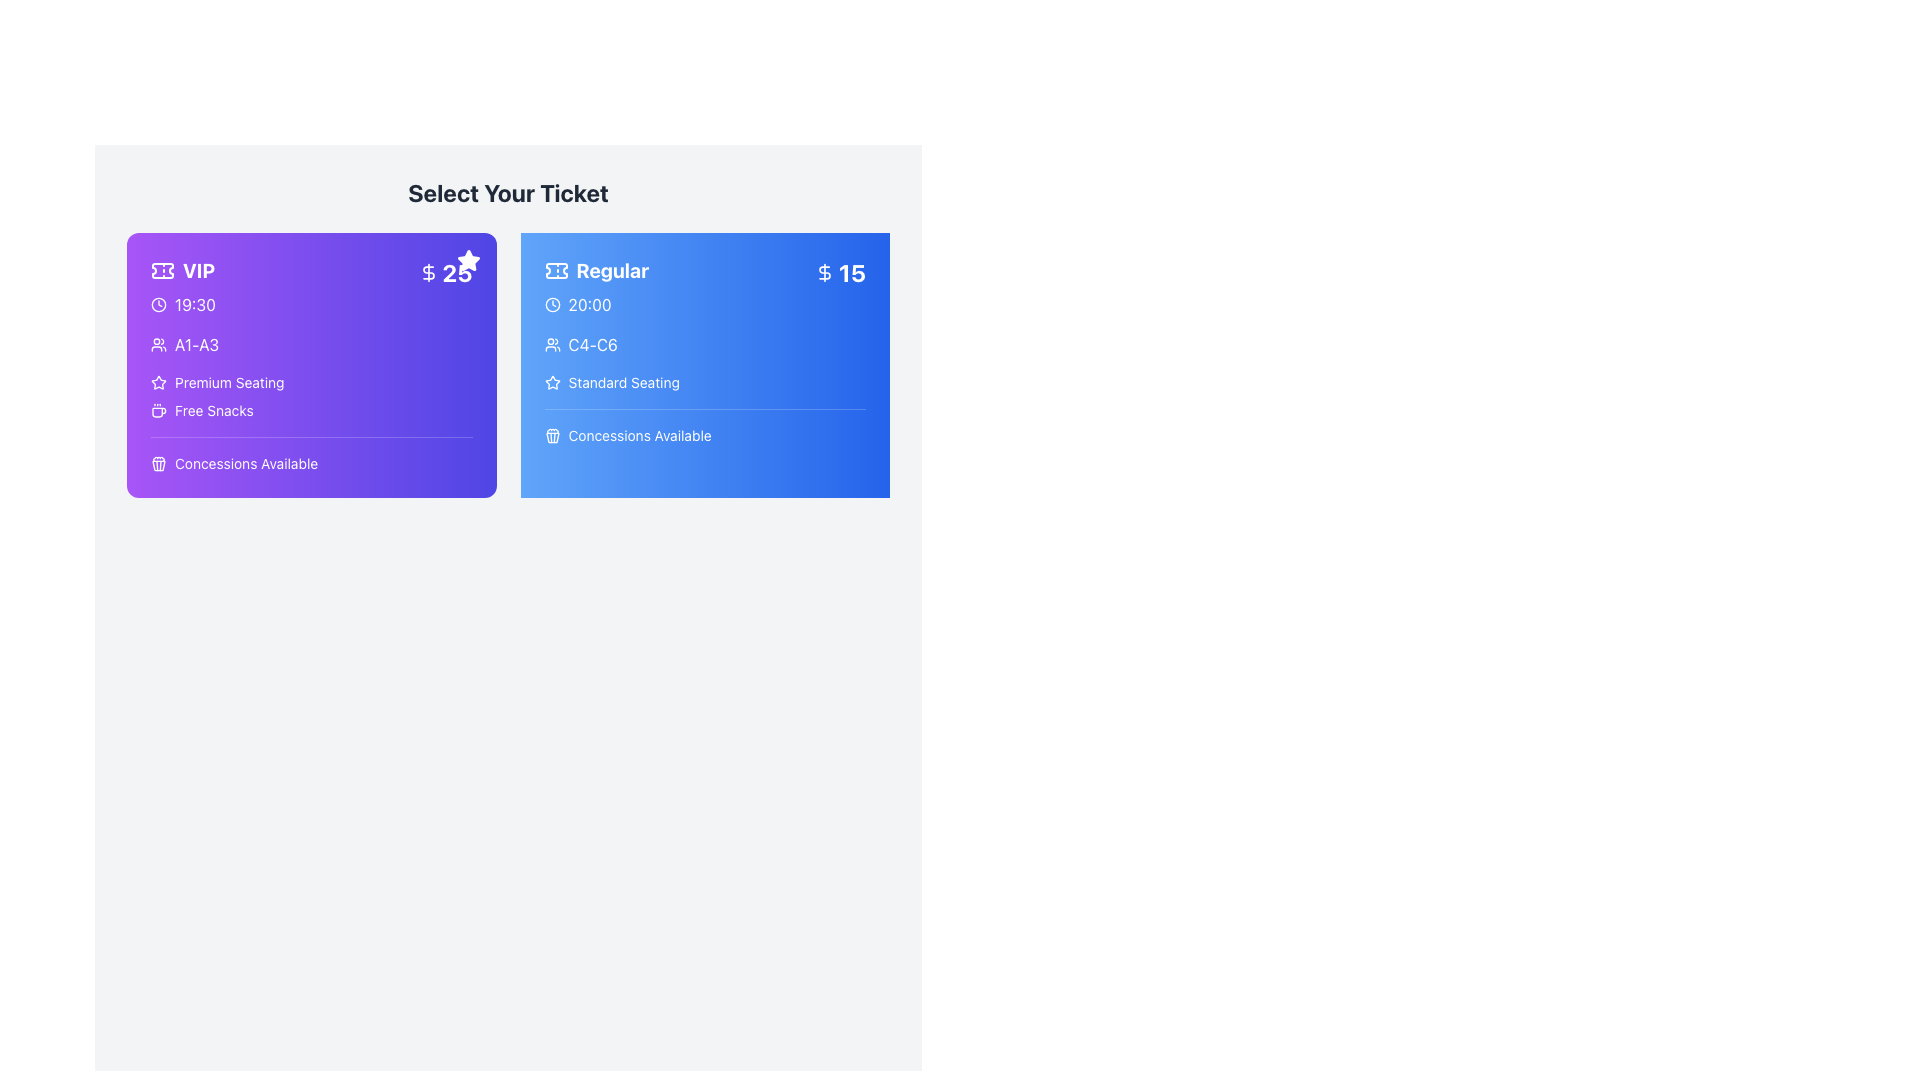 This screenshot has height=1080, width=1920. I want to click on the circular graphical component located in the top-left area of the VIP ticket item card, so click(157, 304).